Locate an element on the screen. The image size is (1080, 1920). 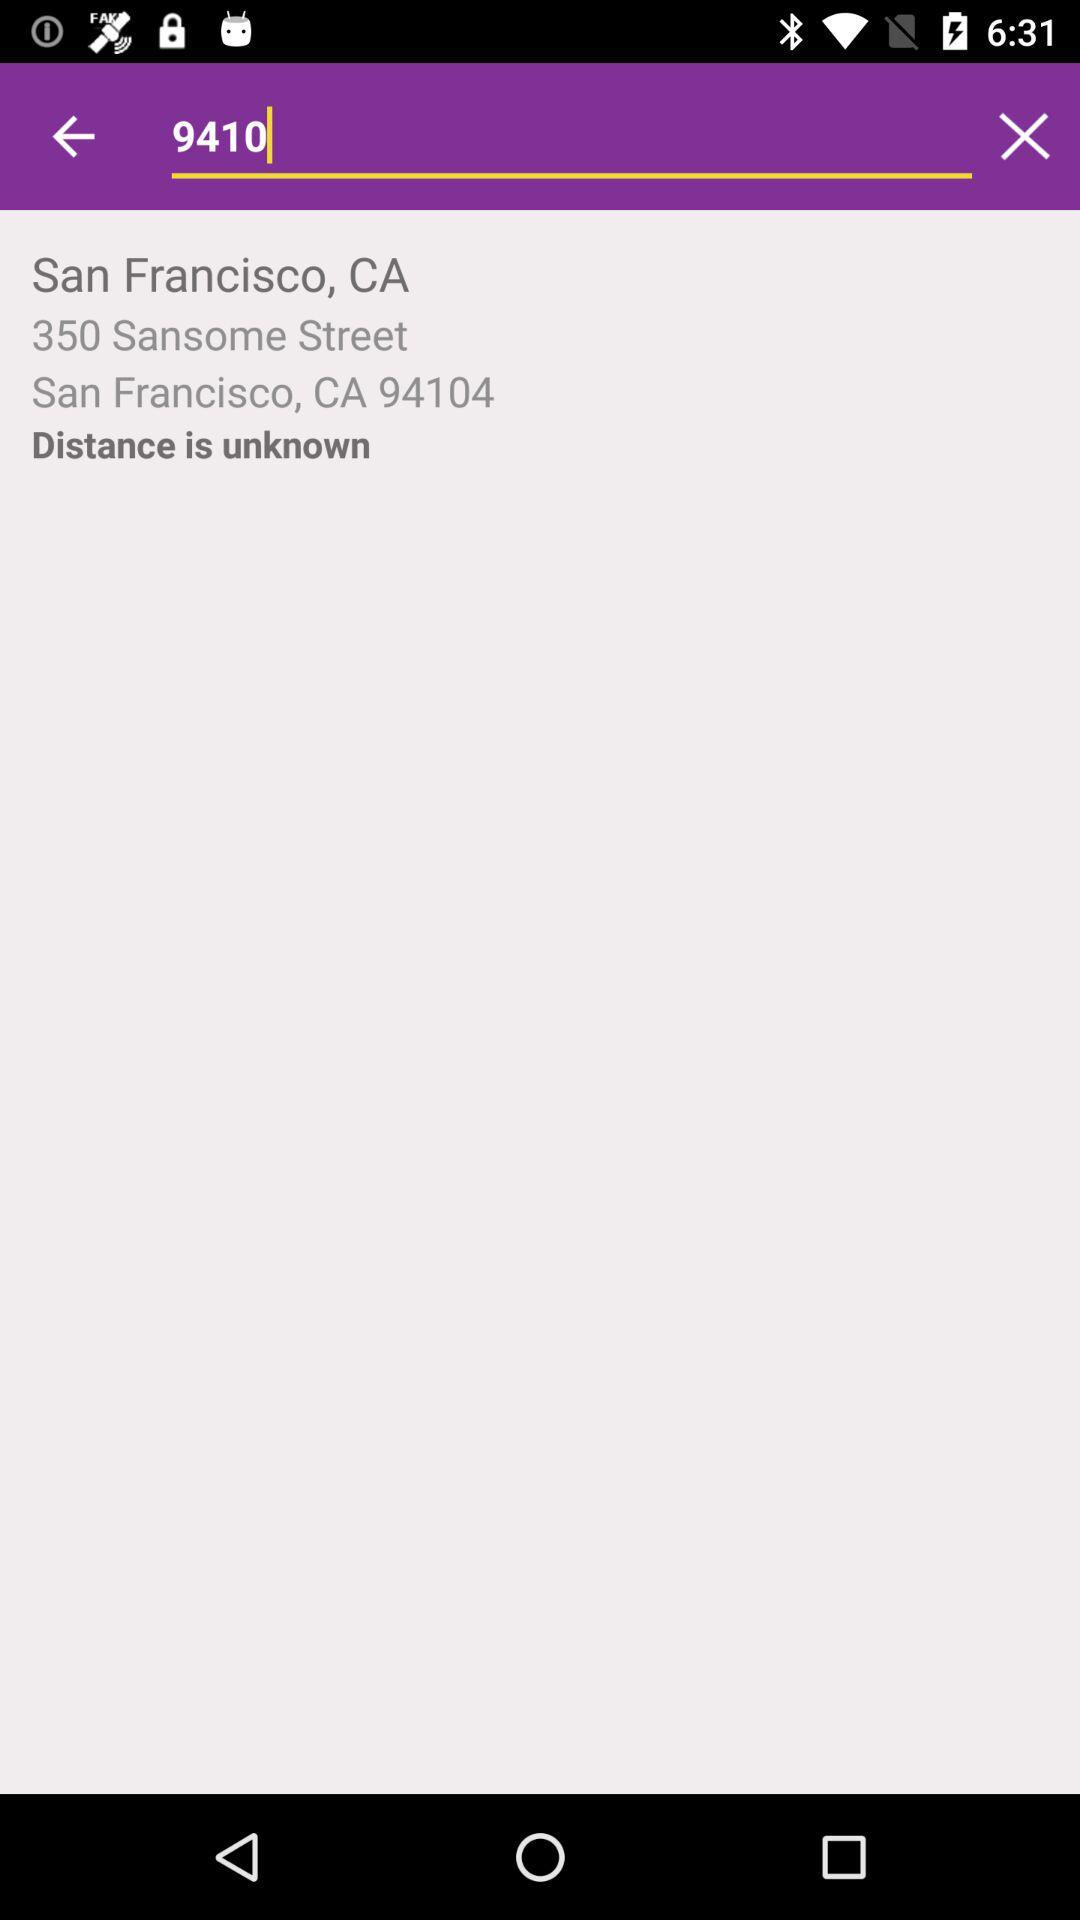
item above san francisco ca item is located at coordinates (540, 333).